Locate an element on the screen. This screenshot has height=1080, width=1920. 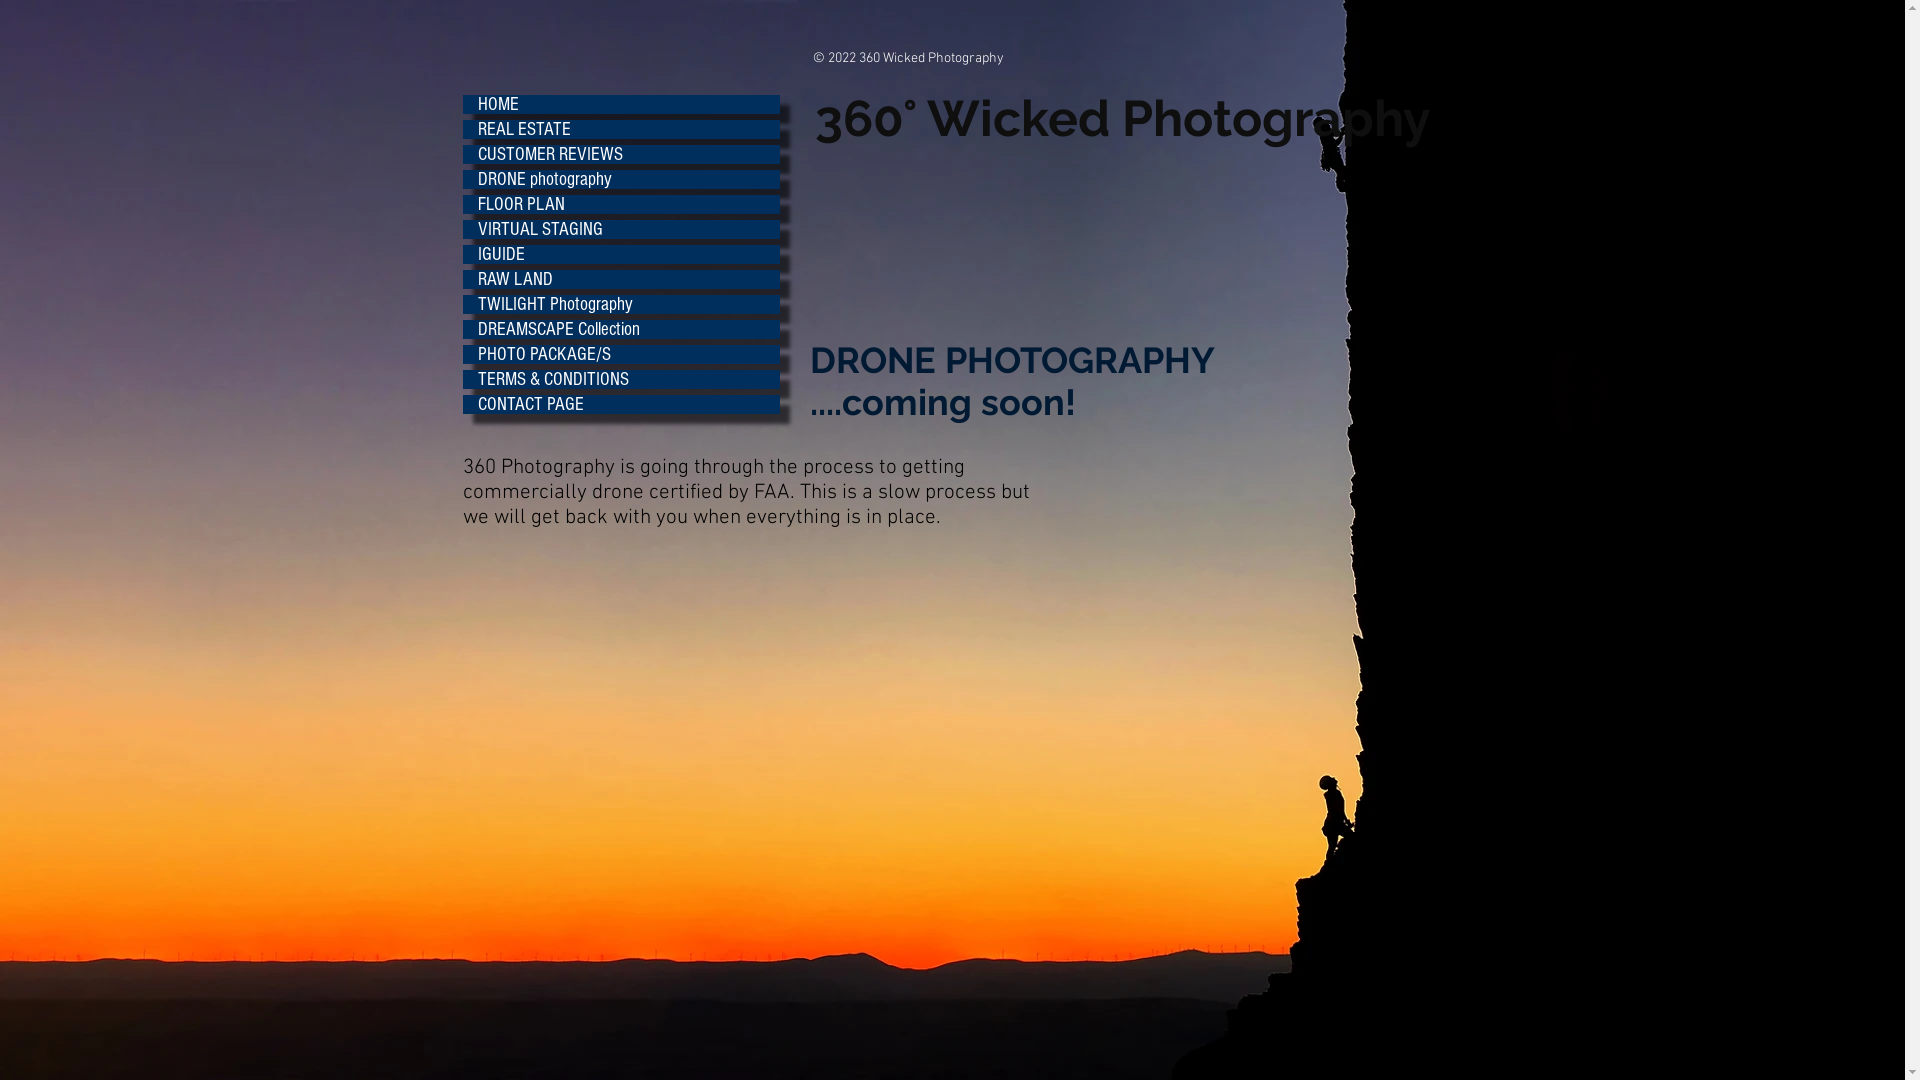
'VIRTUAL STAGING' is located at coordinates (619, 228).